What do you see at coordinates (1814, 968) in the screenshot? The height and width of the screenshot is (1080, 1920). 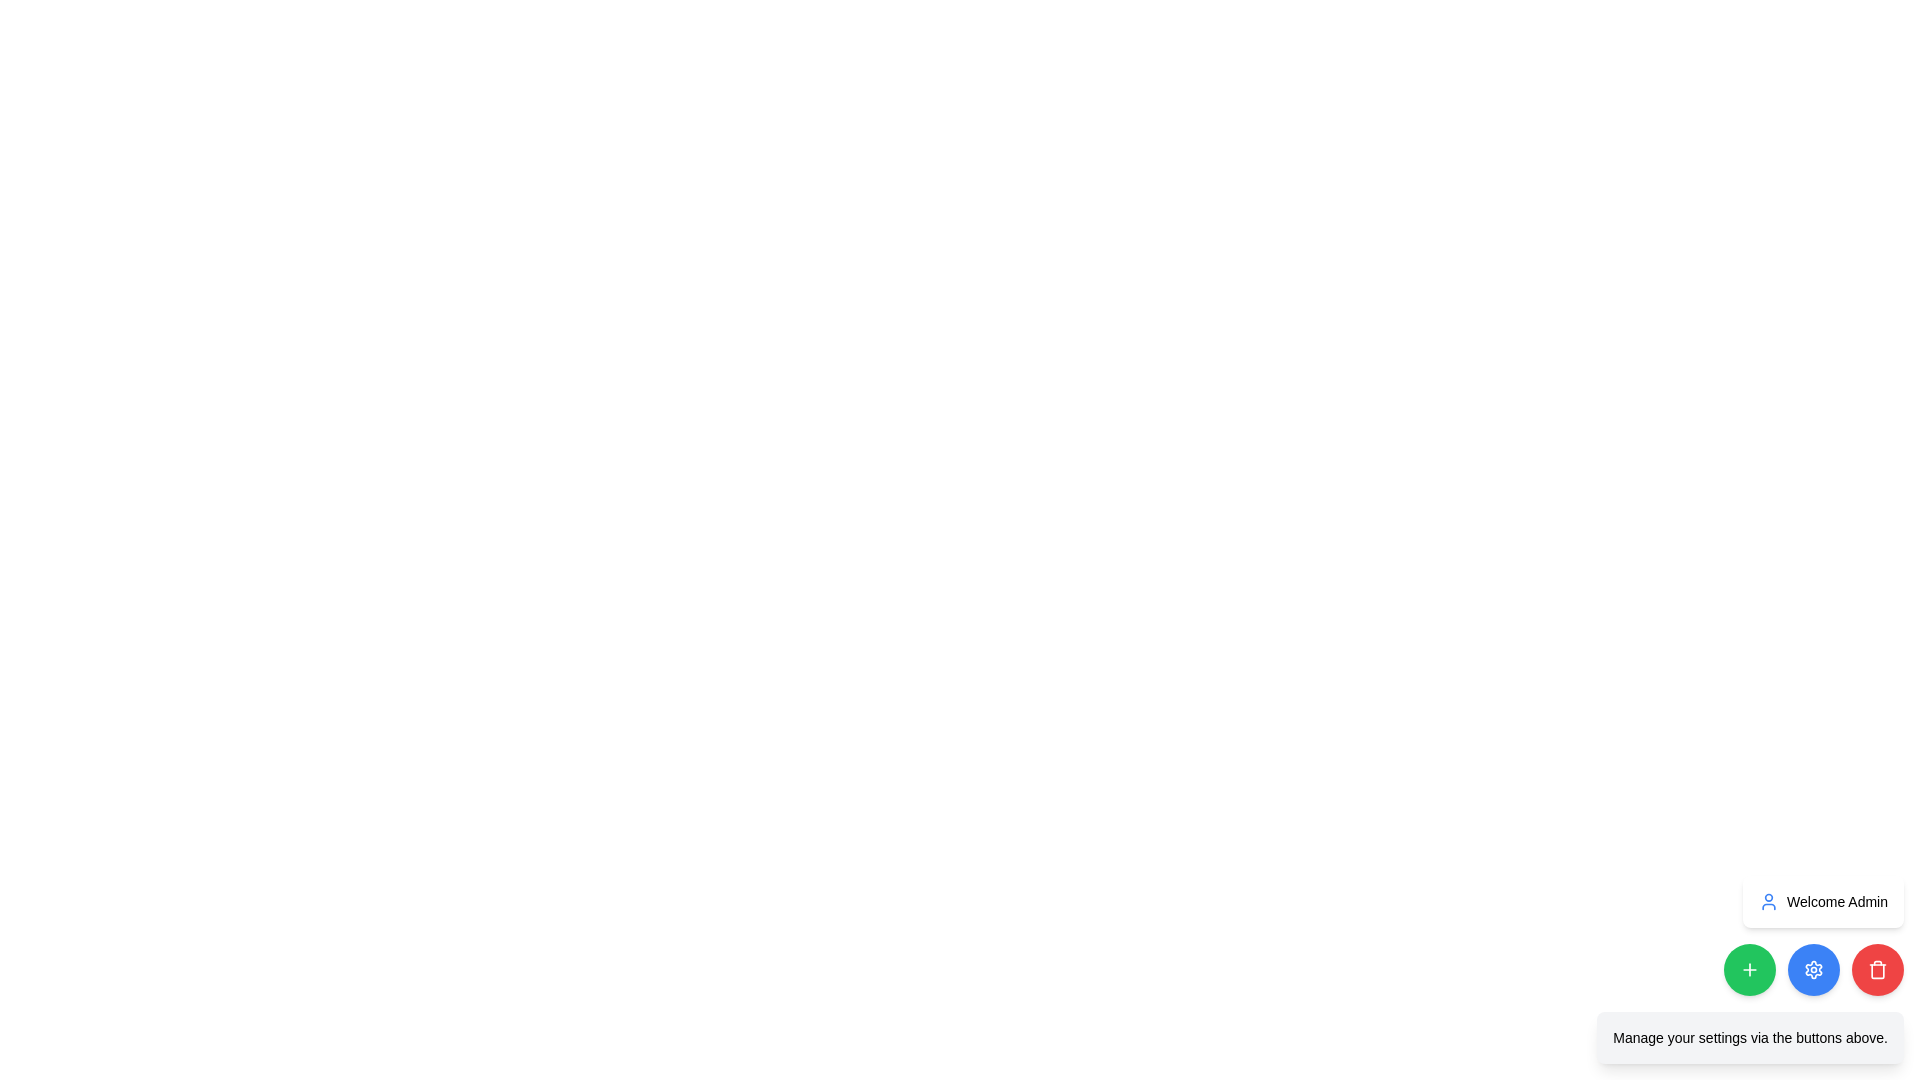 I see `the gear-shaped icon with a blue background located at the bottom-right corner of the interface` at bounding box center [1814, 968].